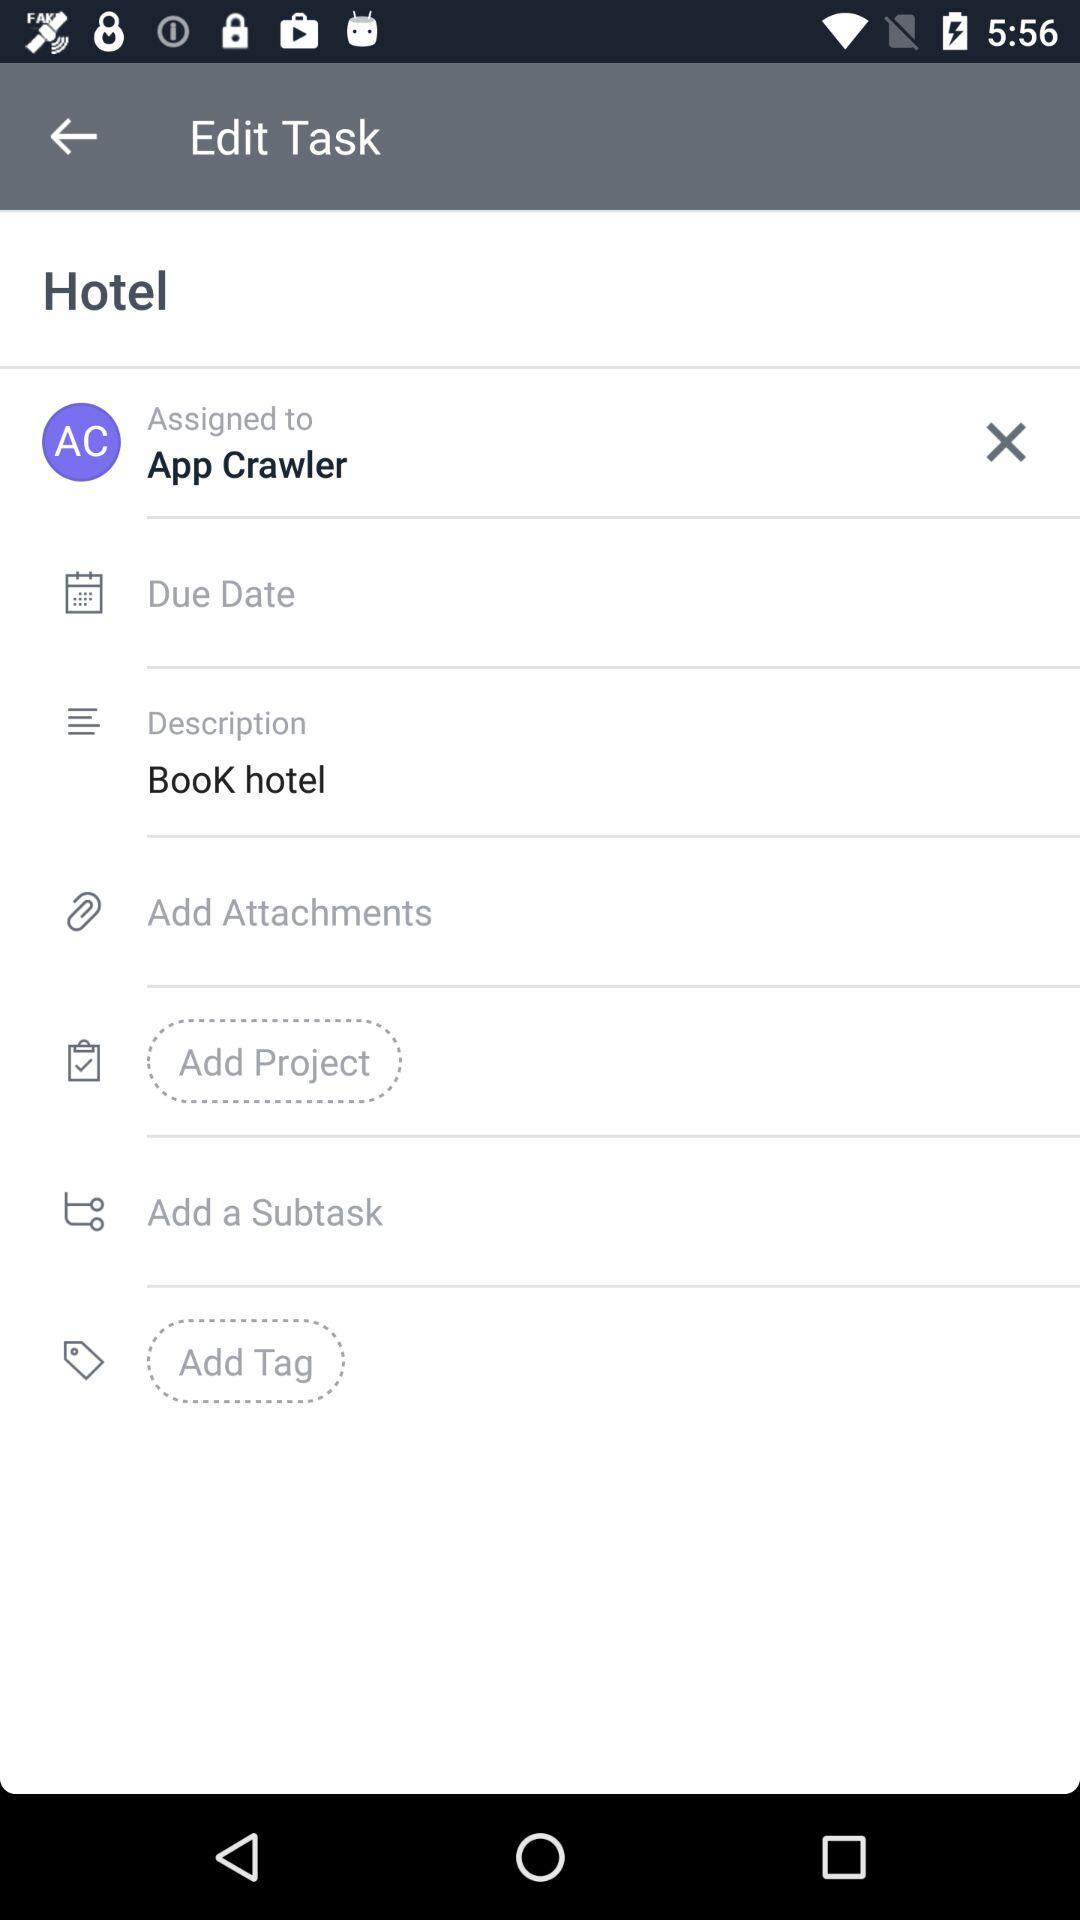 This screenshot has height=1920, width=1080. Describe the element at coordinates (612, 777) in the screenshot. I see `the book hotel icon` at that location.